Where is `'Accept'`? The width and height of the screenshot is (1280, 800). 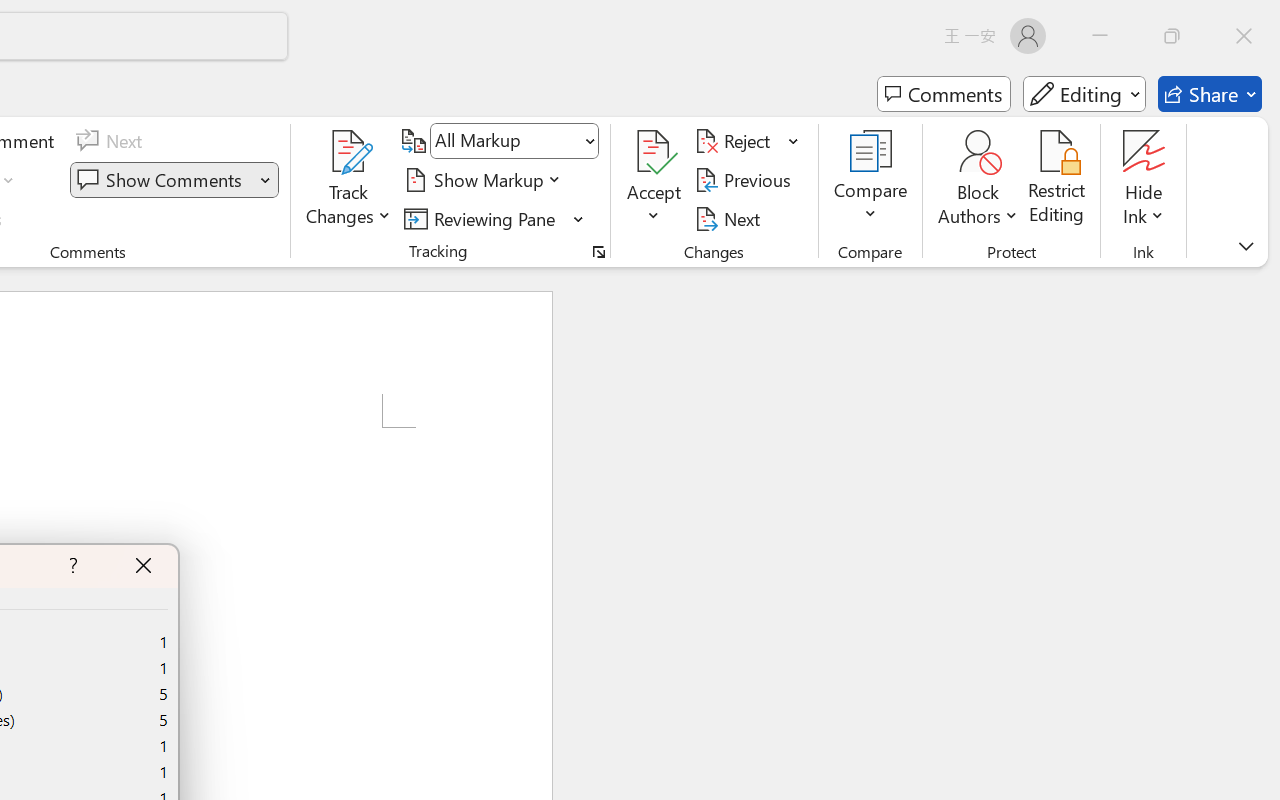
'Accept' is located at coordinates (654, 179).